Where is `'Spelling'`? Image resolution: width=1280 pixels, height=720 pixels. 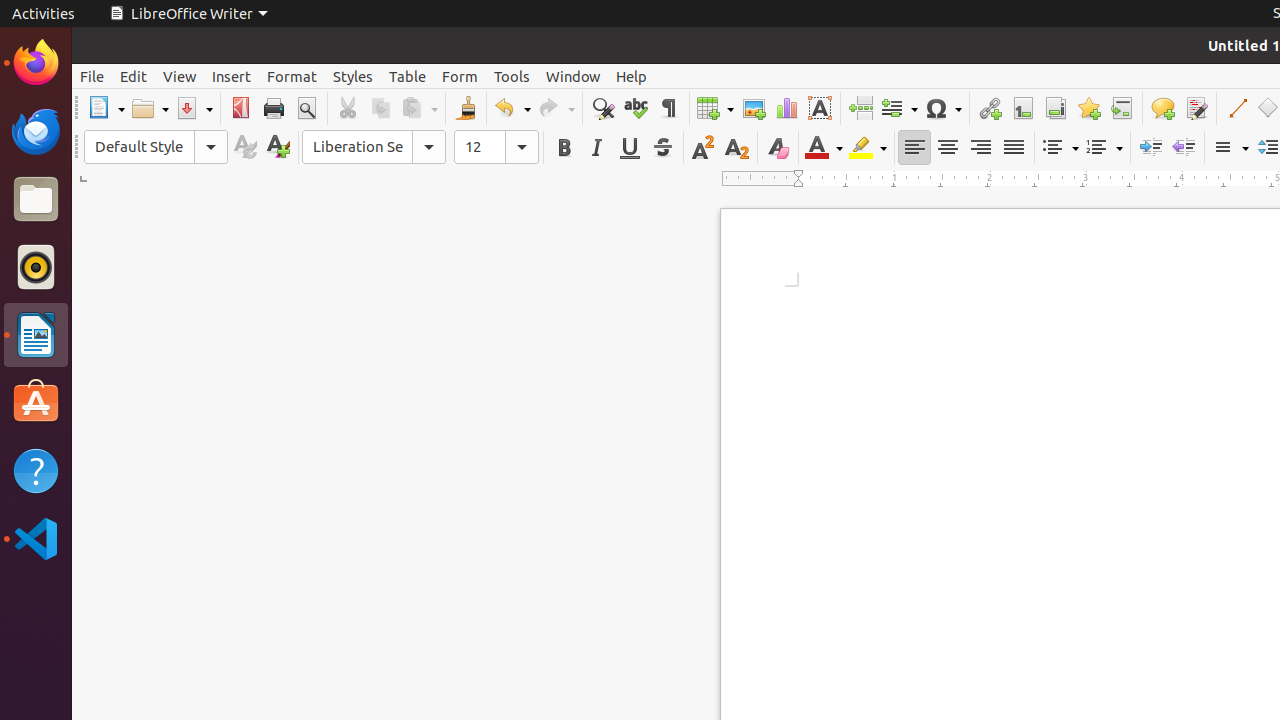 'Spelling' is located at coordinates (634, 108).